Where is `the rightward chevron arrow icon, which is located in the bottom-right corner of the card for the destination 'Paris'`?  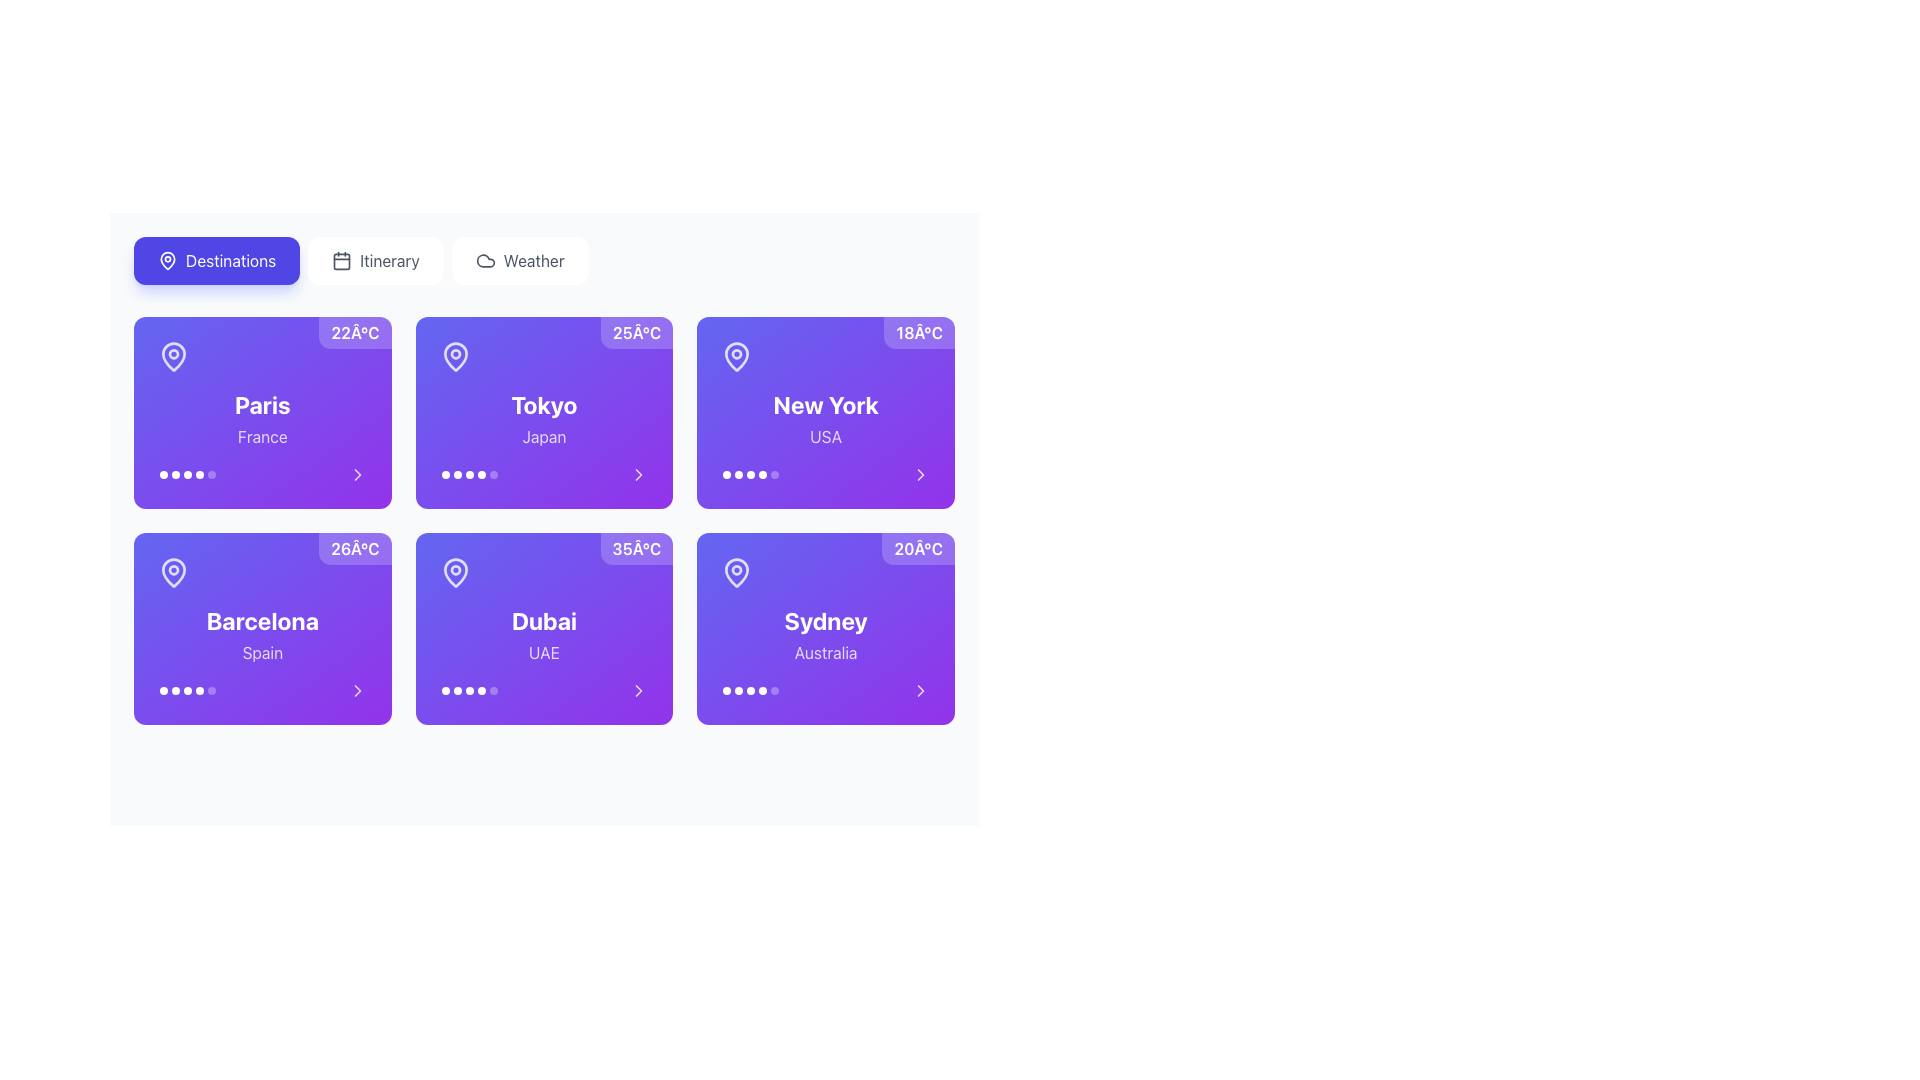 the rightward chevron arrow icon, which is located in the bottom-right corner of the card for the destination 'Paris' is located at coordinates (357, 474).